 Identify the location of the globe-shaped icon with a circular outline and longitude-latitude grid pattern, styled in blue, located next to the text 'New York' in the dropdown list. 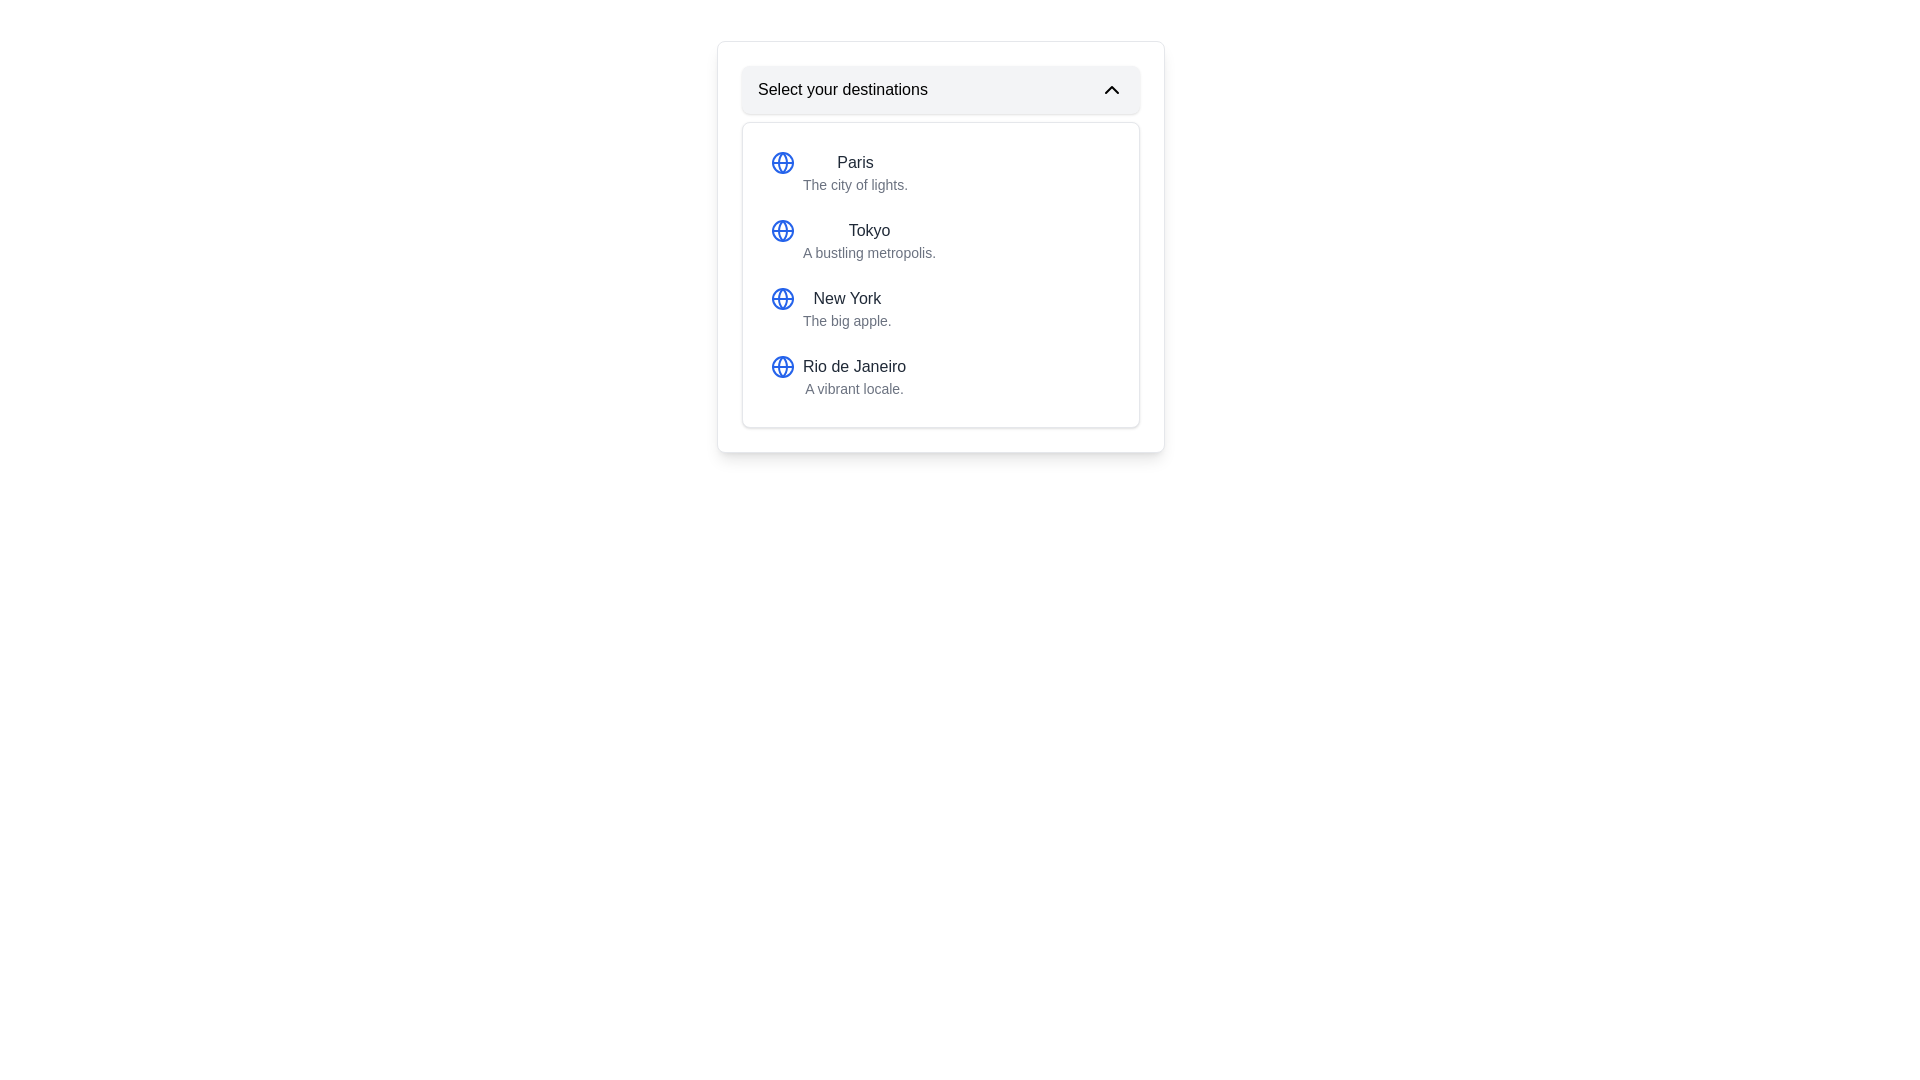
(781, 299).